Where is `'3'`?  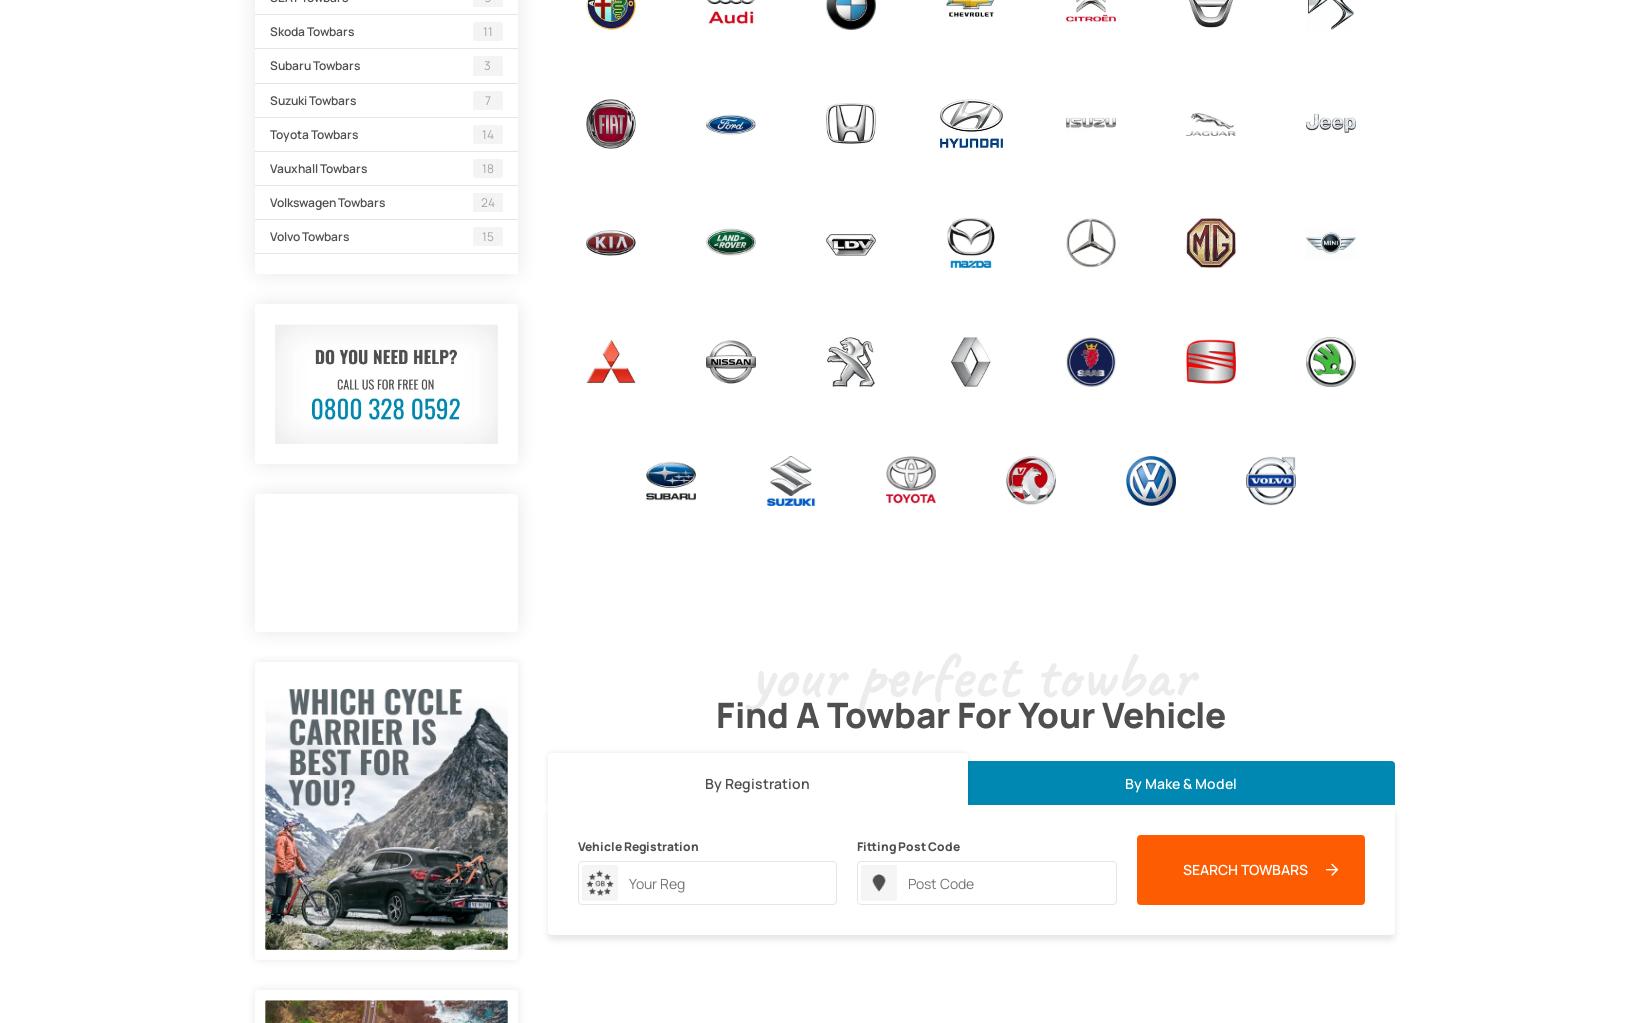 '3' is located at coordinates (482, 64).